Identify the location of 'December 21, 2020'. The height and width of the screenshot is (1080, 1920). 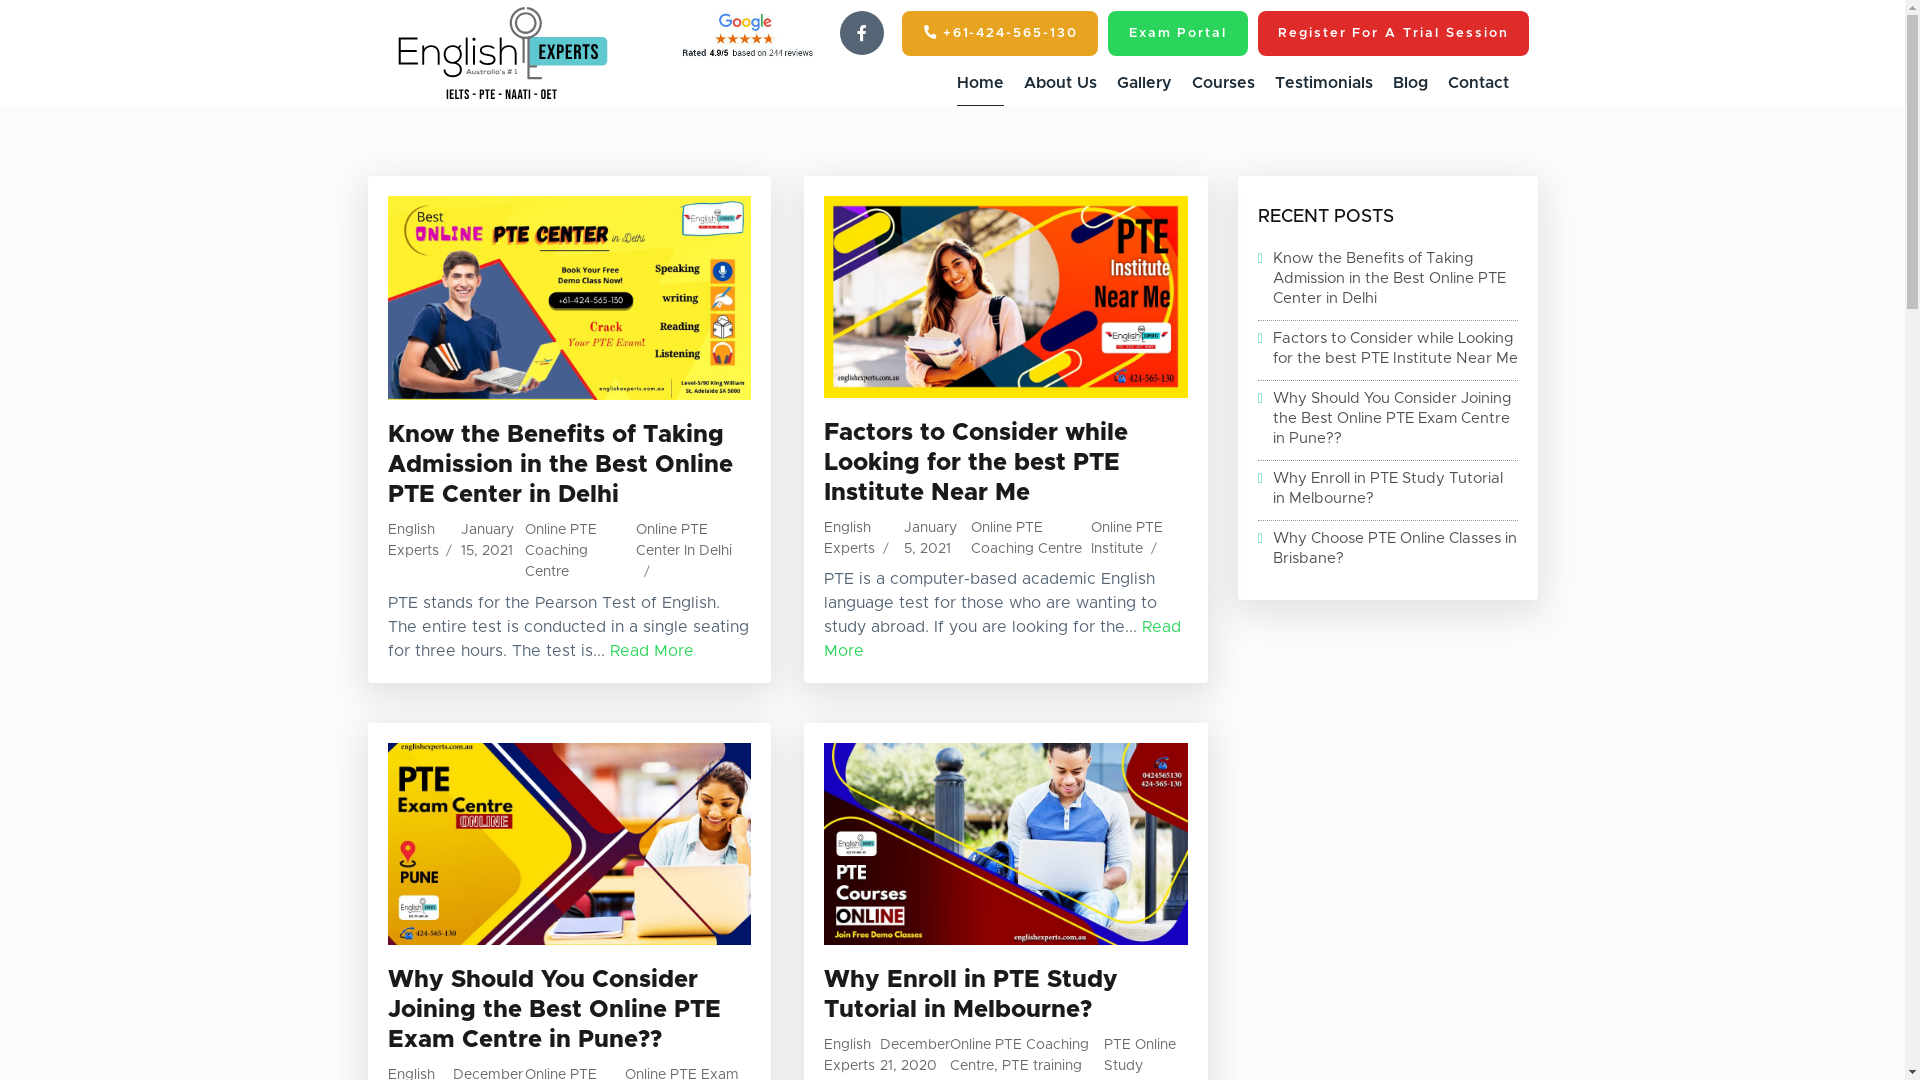
(879, 1054).